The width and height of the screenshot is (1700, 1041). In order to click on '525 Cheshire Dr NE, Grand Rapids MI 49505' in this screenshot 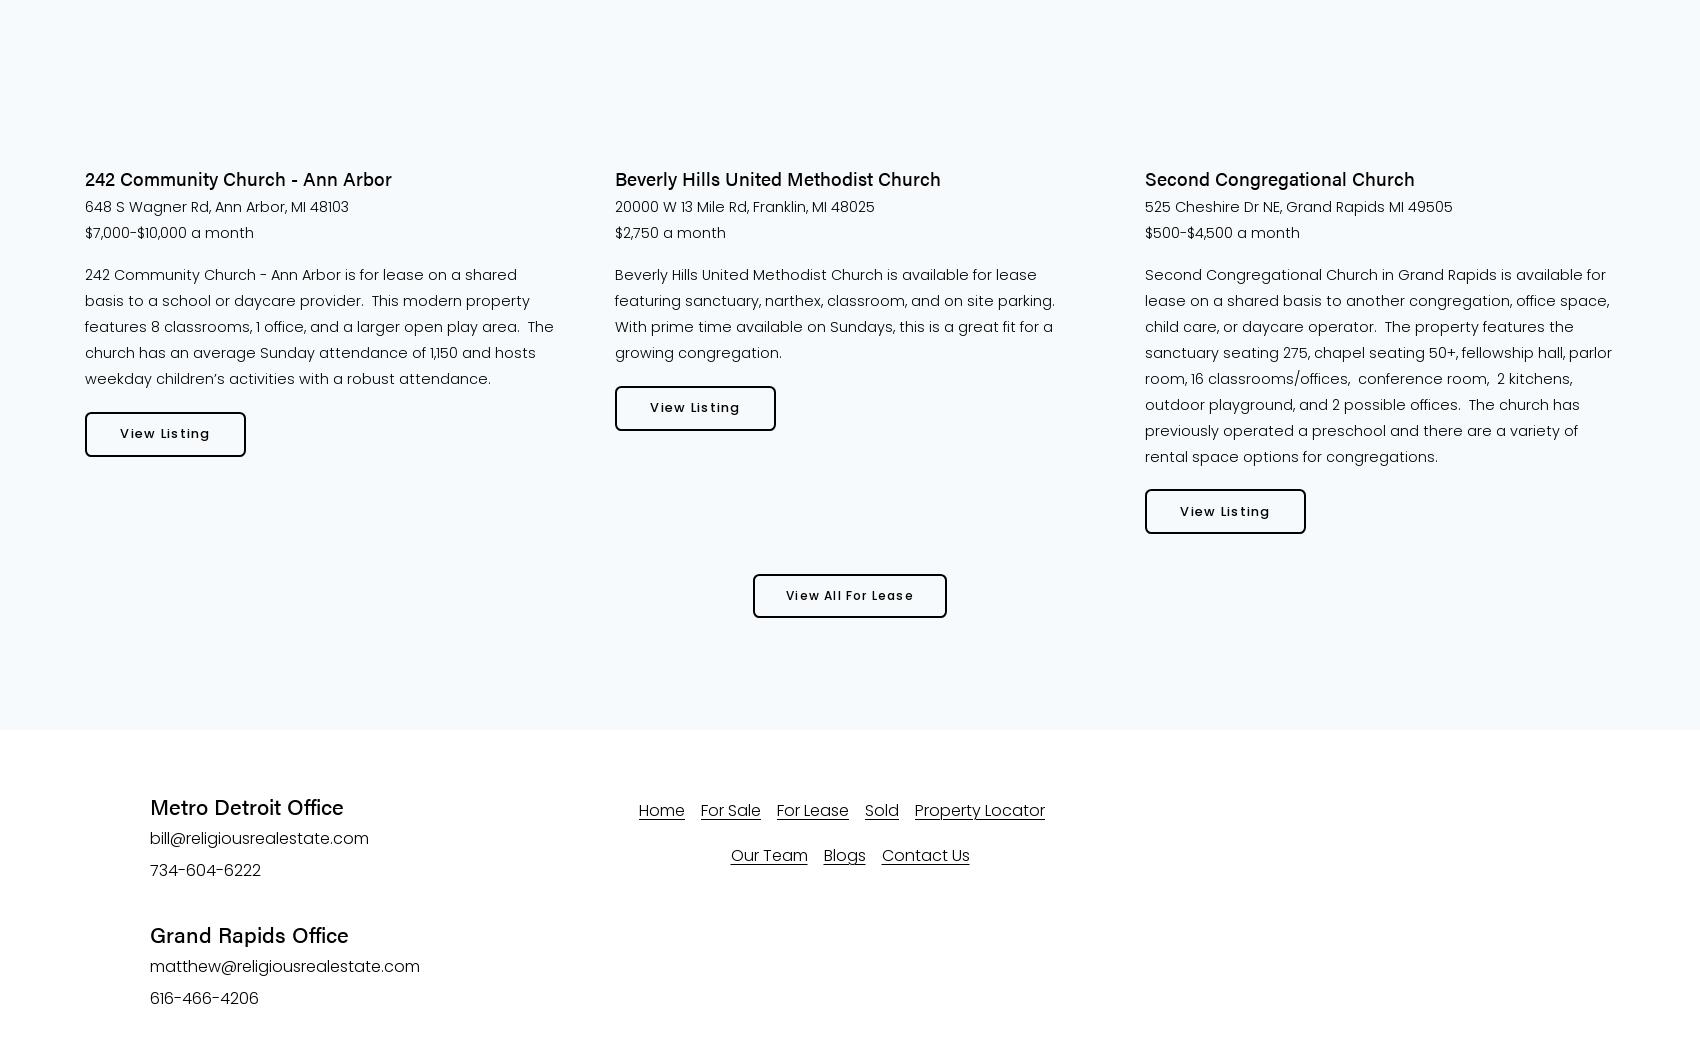, I will do `click(1144, 206)`.